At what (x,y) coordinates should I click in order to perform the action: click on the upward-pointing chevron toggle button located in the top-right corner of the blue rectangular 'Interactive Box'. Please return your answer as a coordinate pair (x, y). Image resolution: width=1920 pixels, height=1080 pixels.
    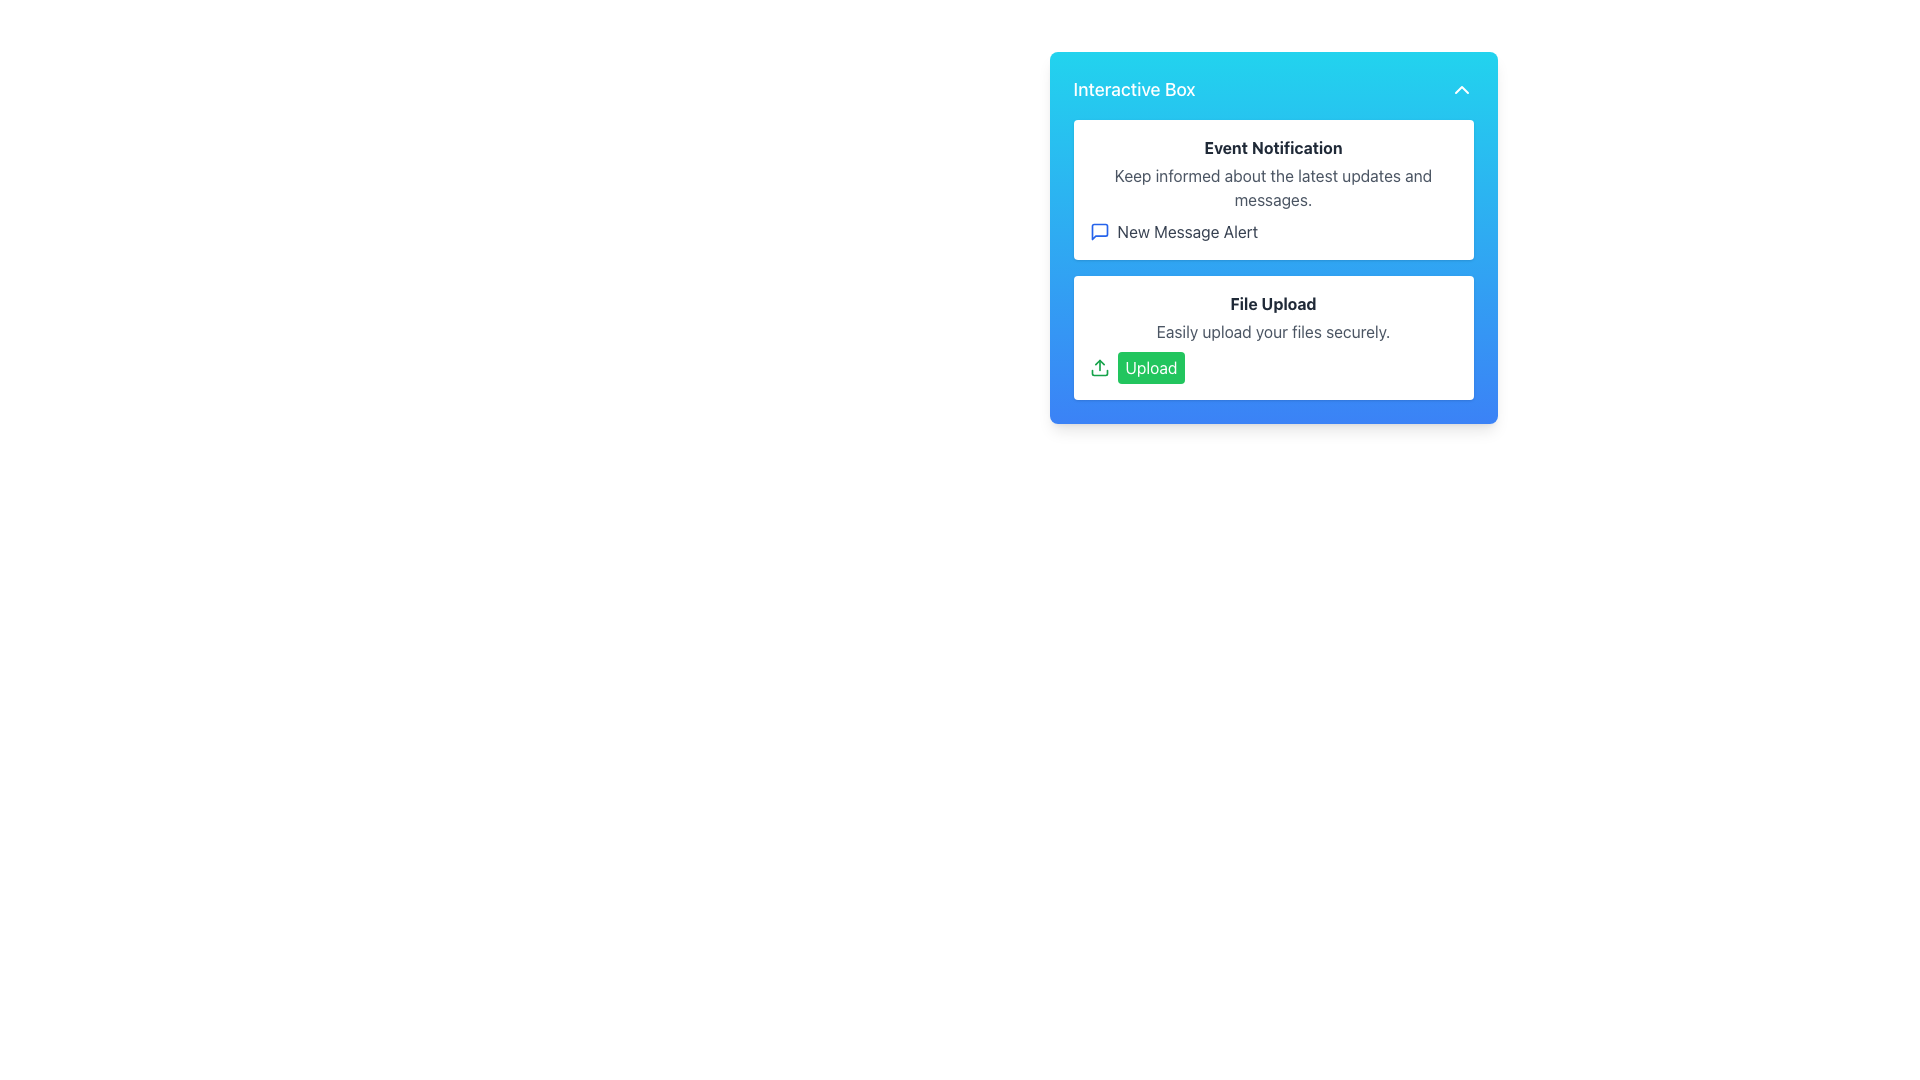
    Looking at the image, I should click on (1461, 88).